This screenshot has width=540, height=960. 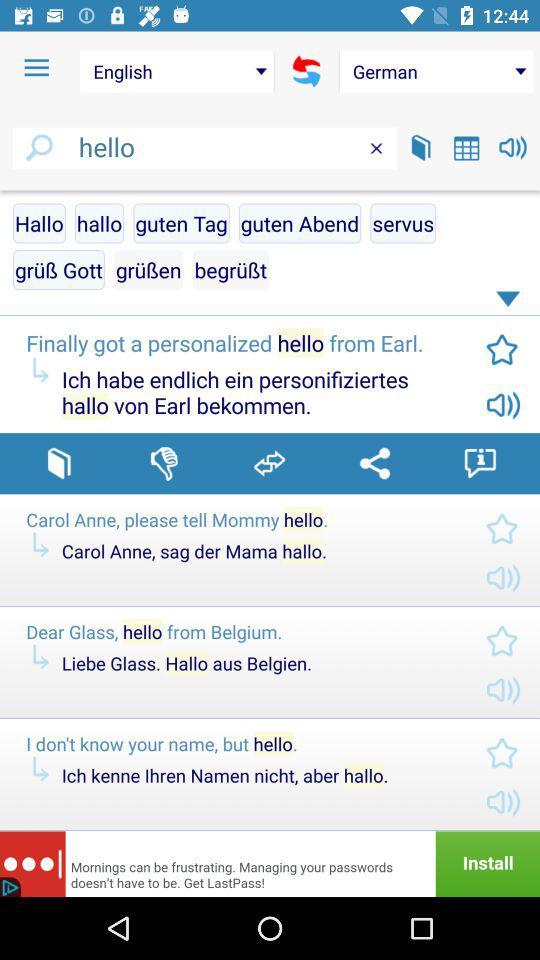 What do you see at coordinates (403, 223) in the screenshot?
I see `the item next to the guten abend icon` at bounding box center [403, 223].